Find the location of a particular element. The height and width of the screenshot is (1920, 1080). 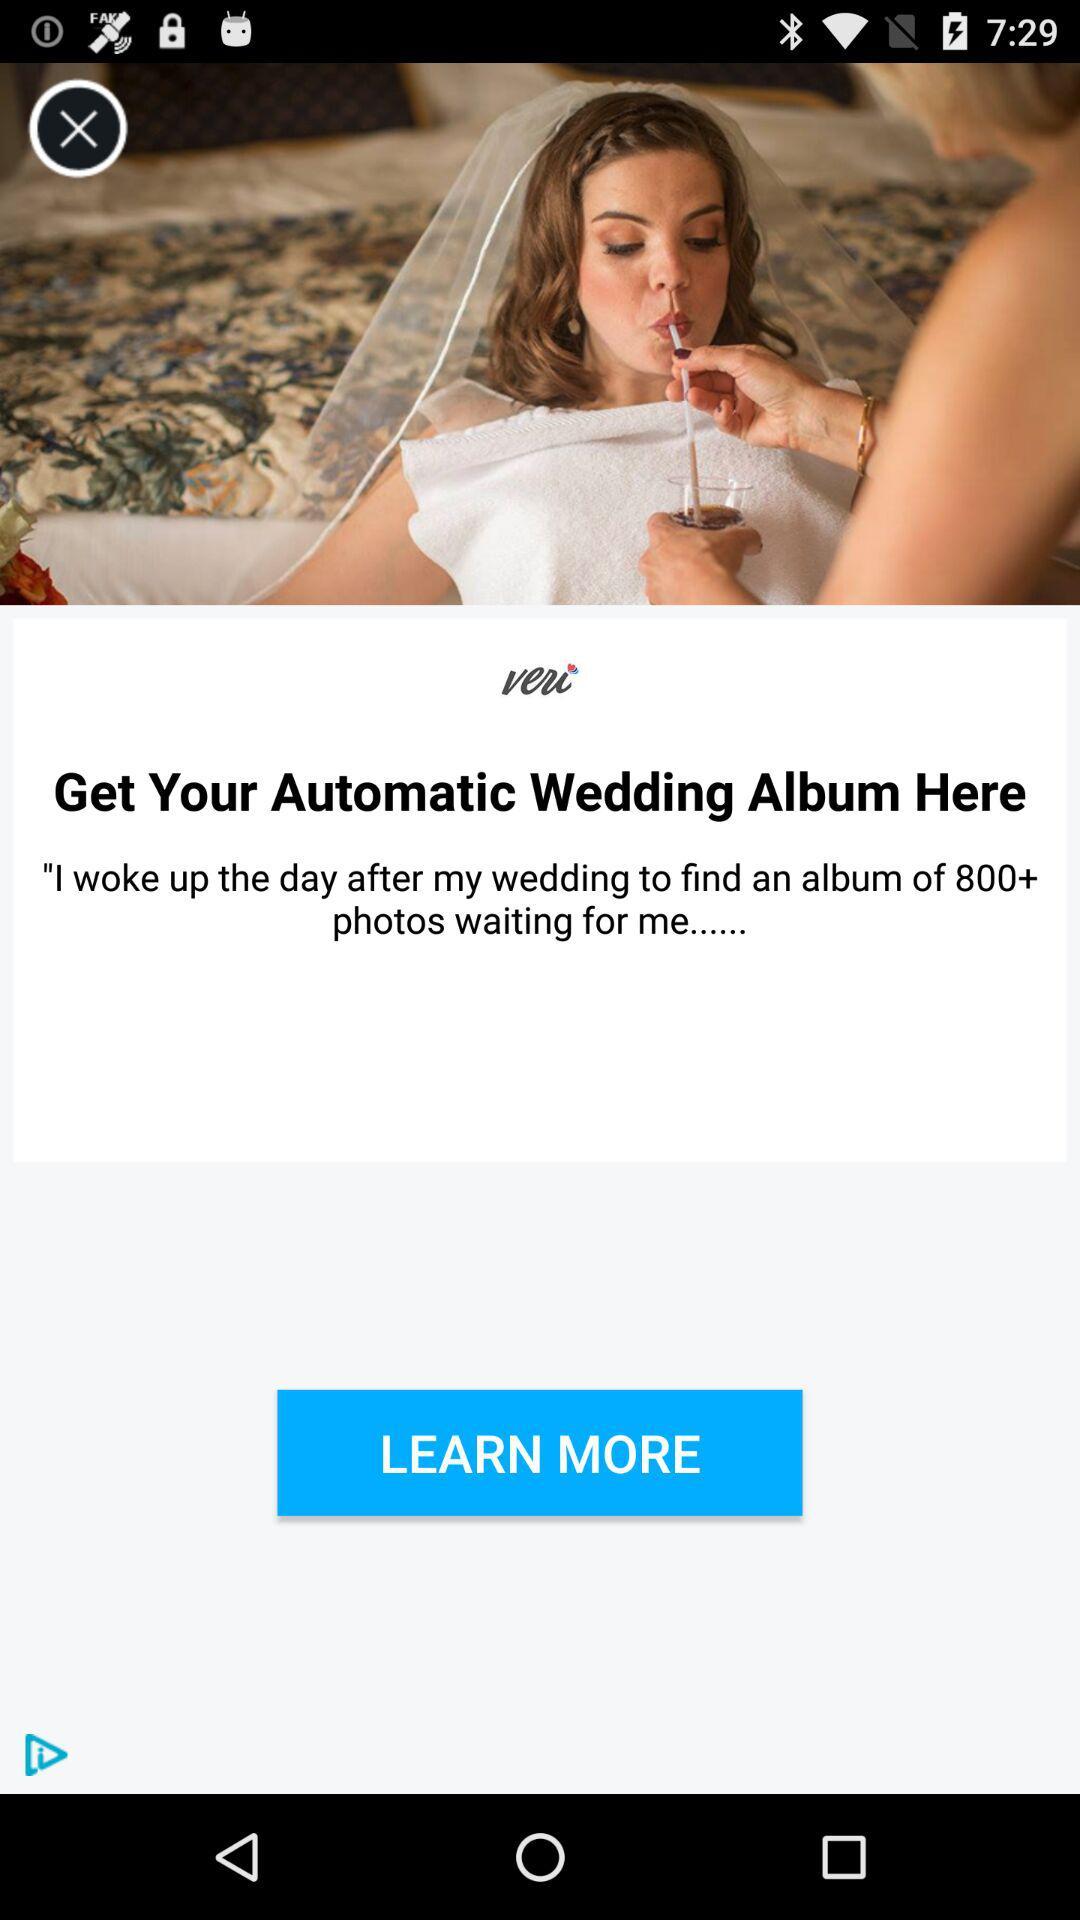

icon below get your automatic app is located at coordinates (540, 897).